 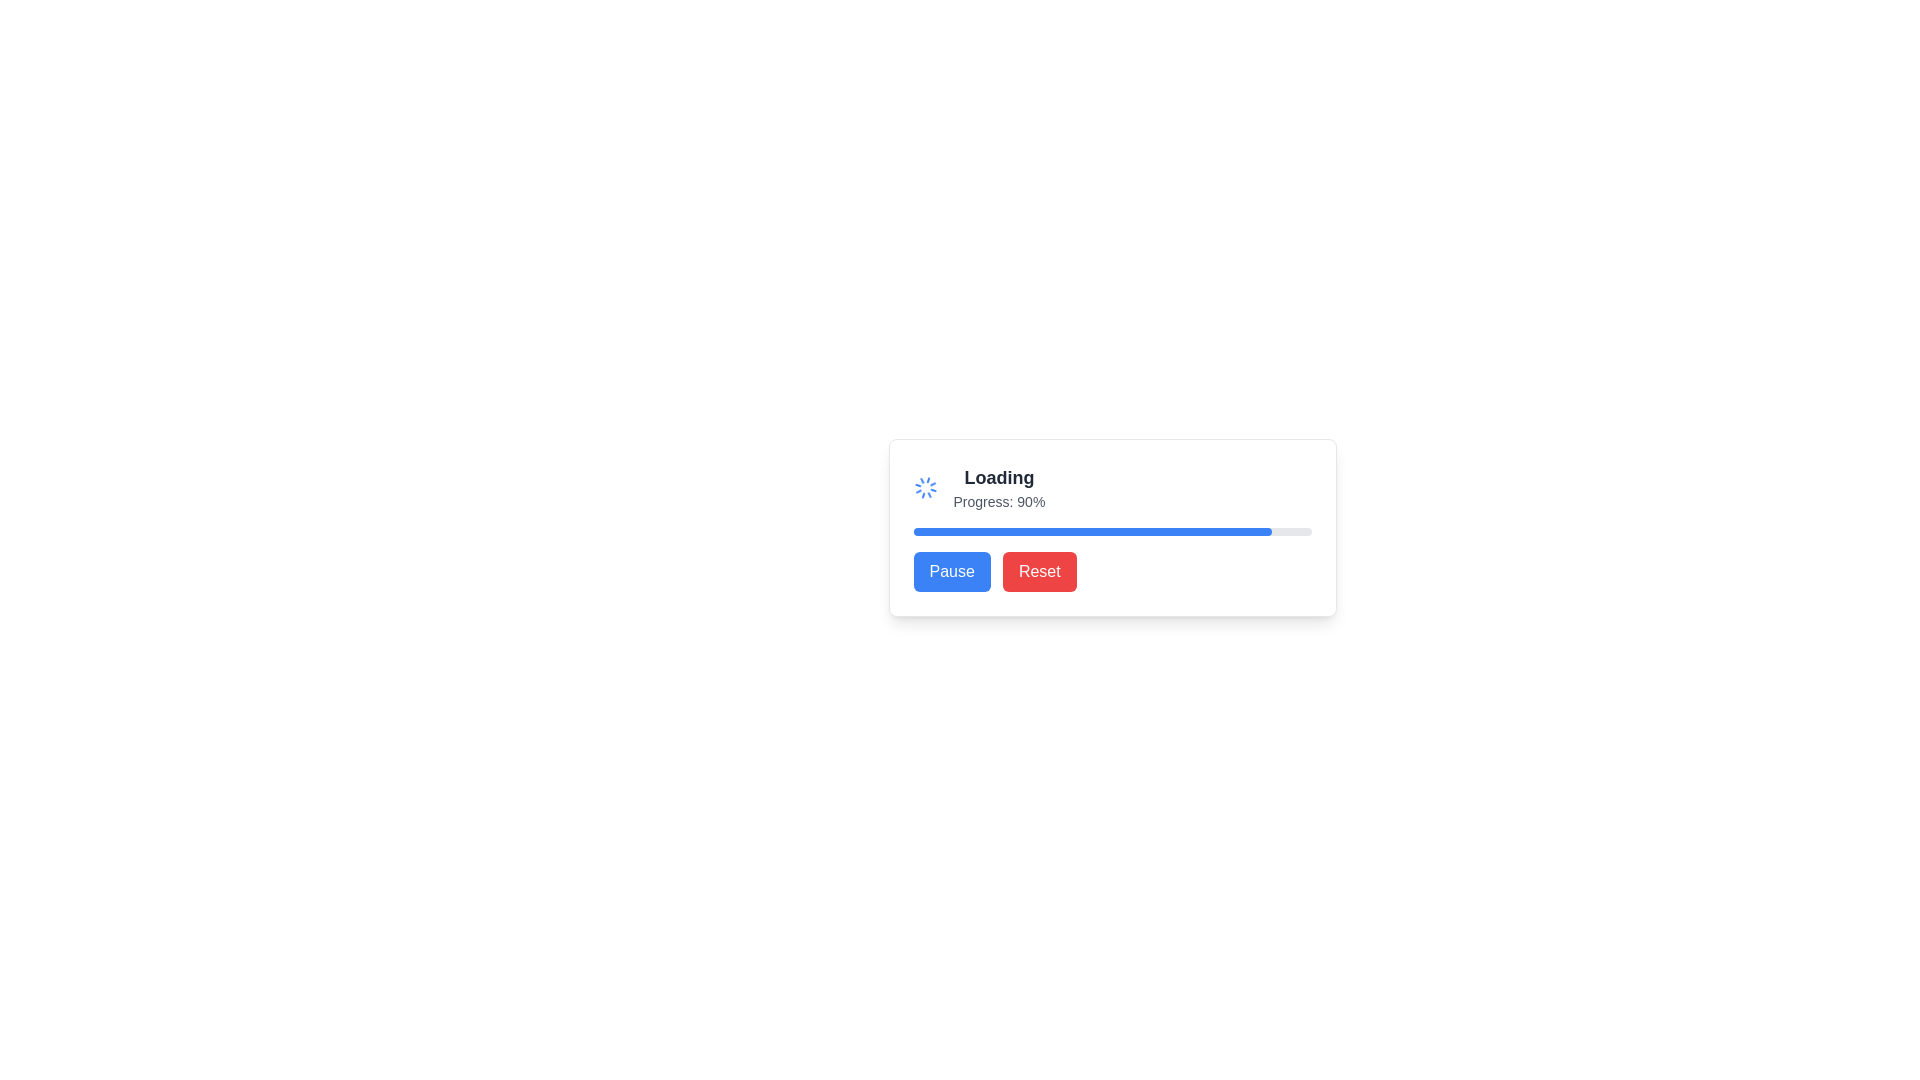 What do you see at coordinates (1111, 531) in the screenshot?
I see `the progress visually by focusing on the progress bar located beneath the 'Progress: 80%' text and above the 'Pause' and 'Reset' buttons` at bounding box center [1111, 531].